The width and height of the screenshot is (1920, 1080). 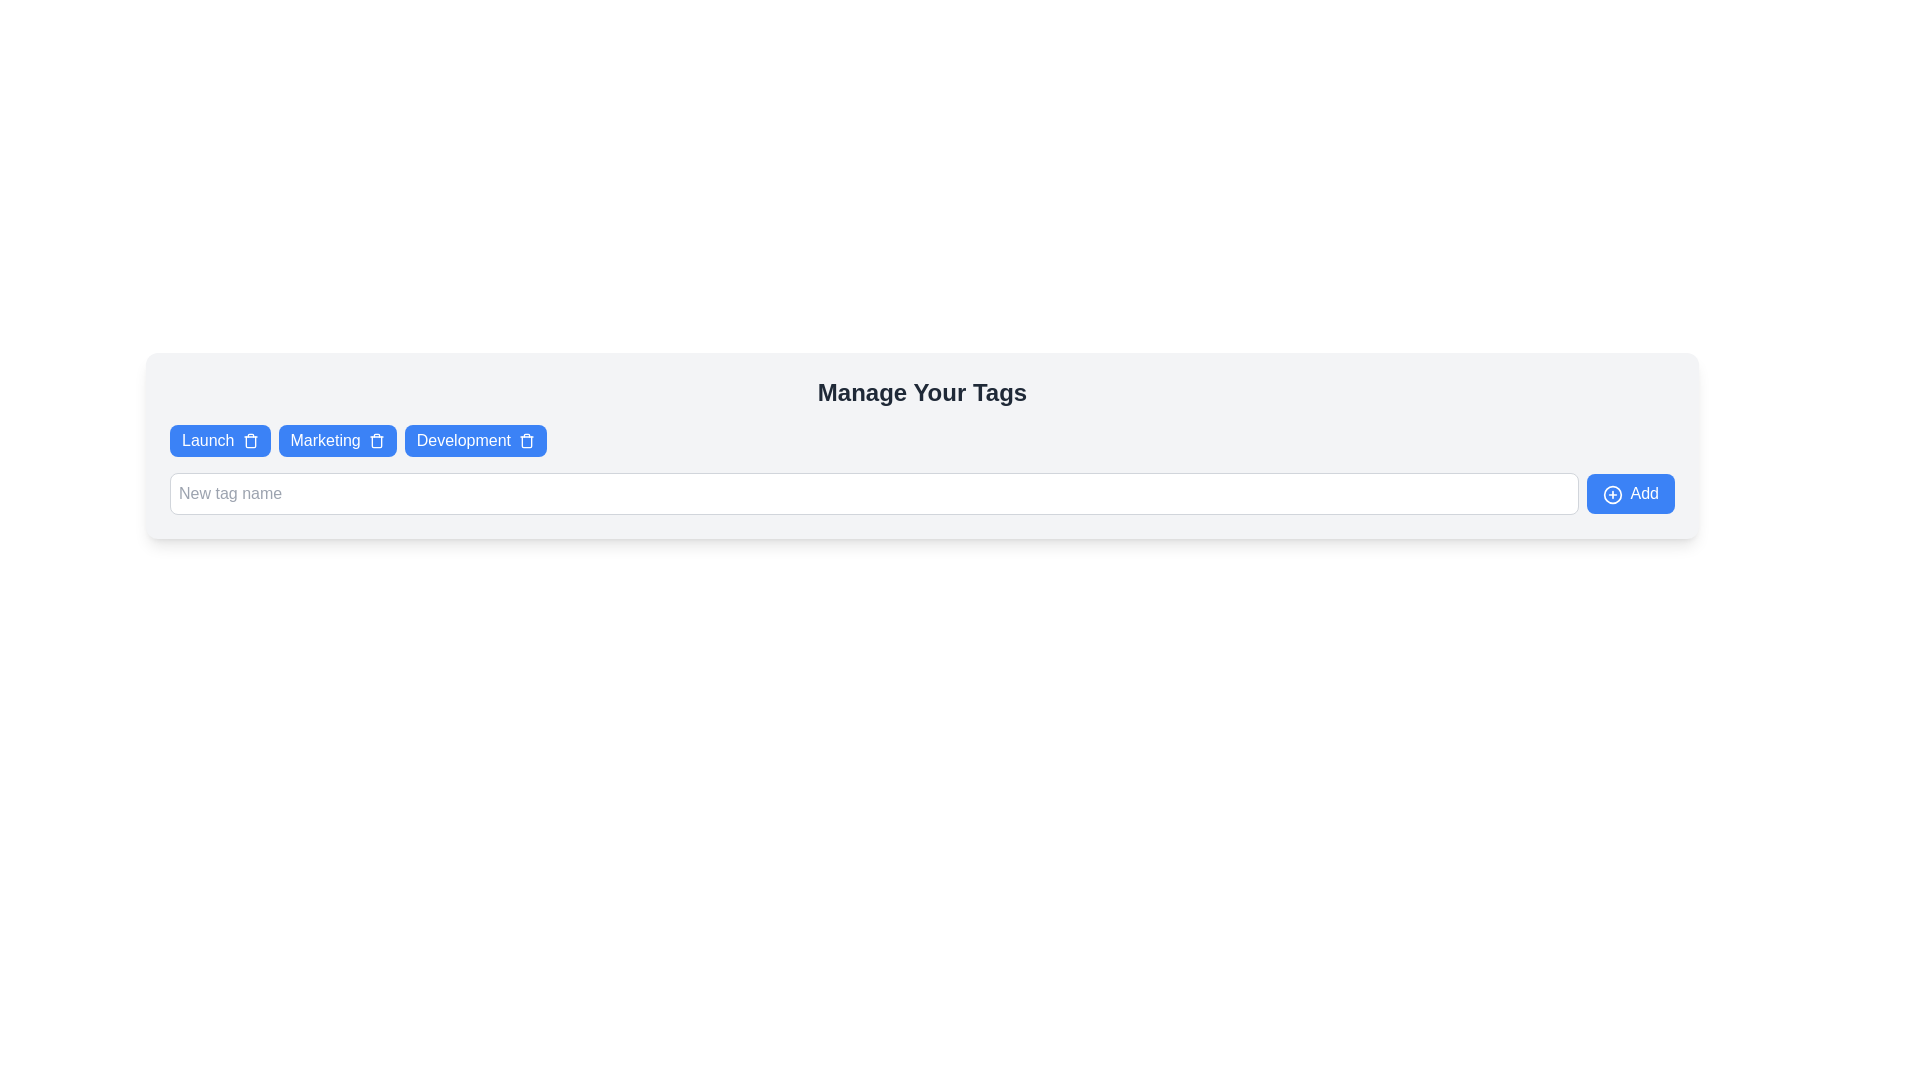 I want to click on the delete button located to the right of the 'Marketing' tag, so click(x=376, y=439).